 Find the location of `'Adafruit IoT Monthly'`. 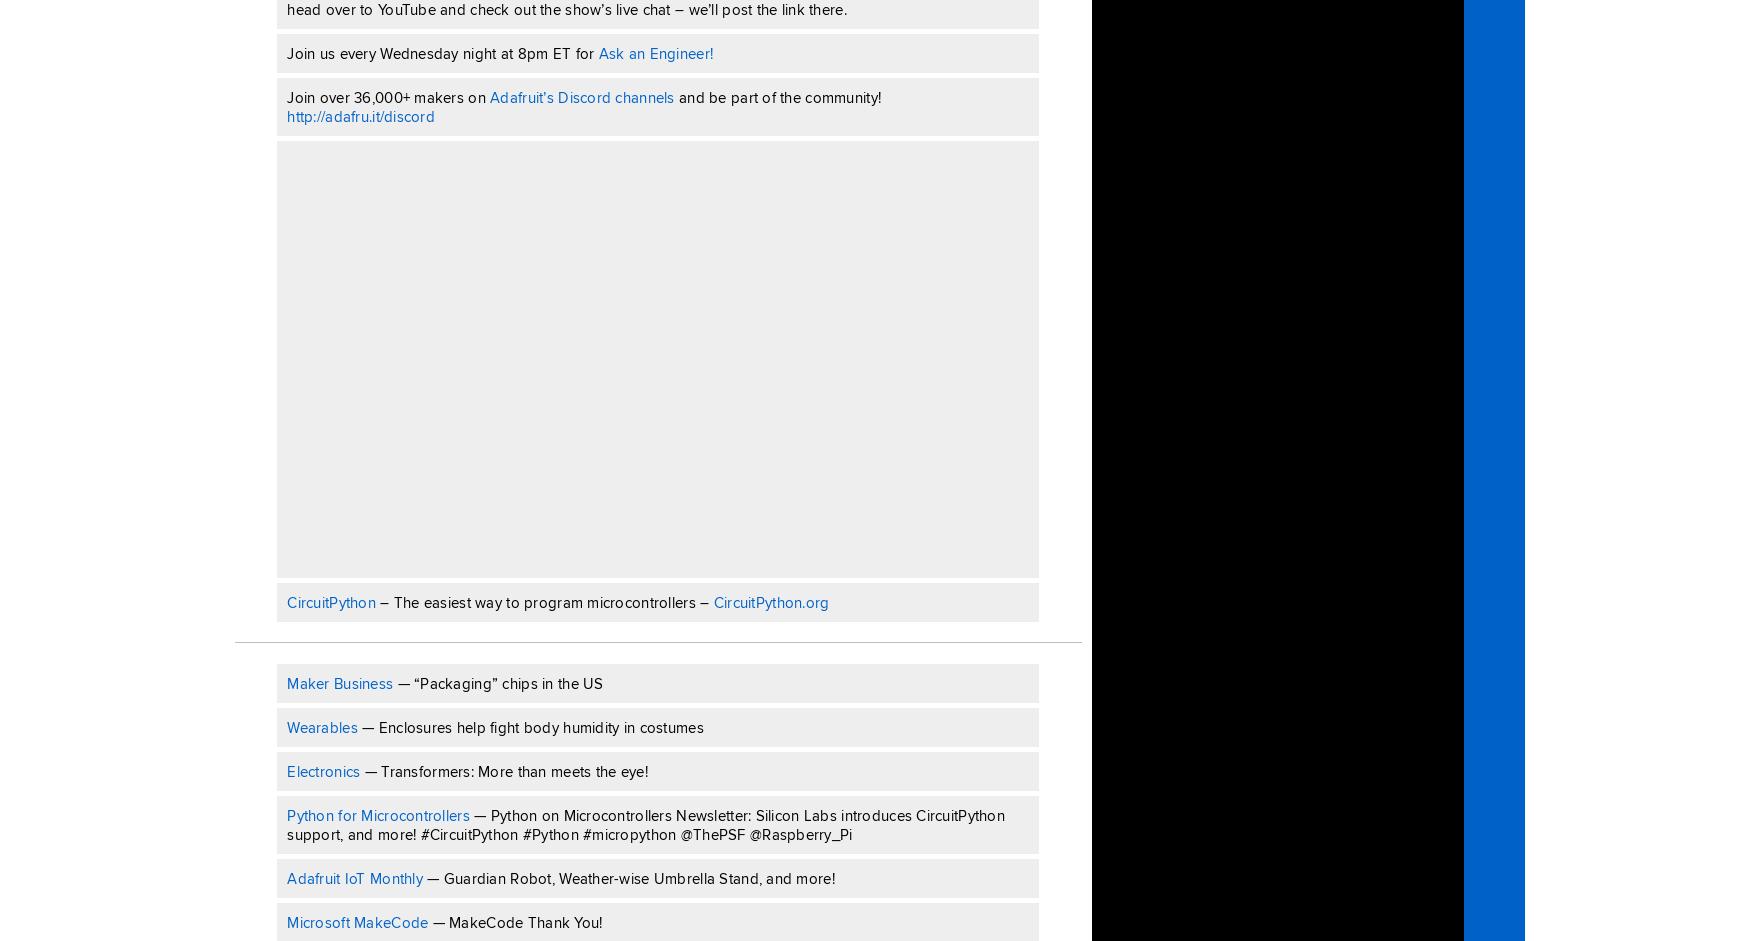

'Adafruit IoT Monthly' is located at coordinates (354, 878).